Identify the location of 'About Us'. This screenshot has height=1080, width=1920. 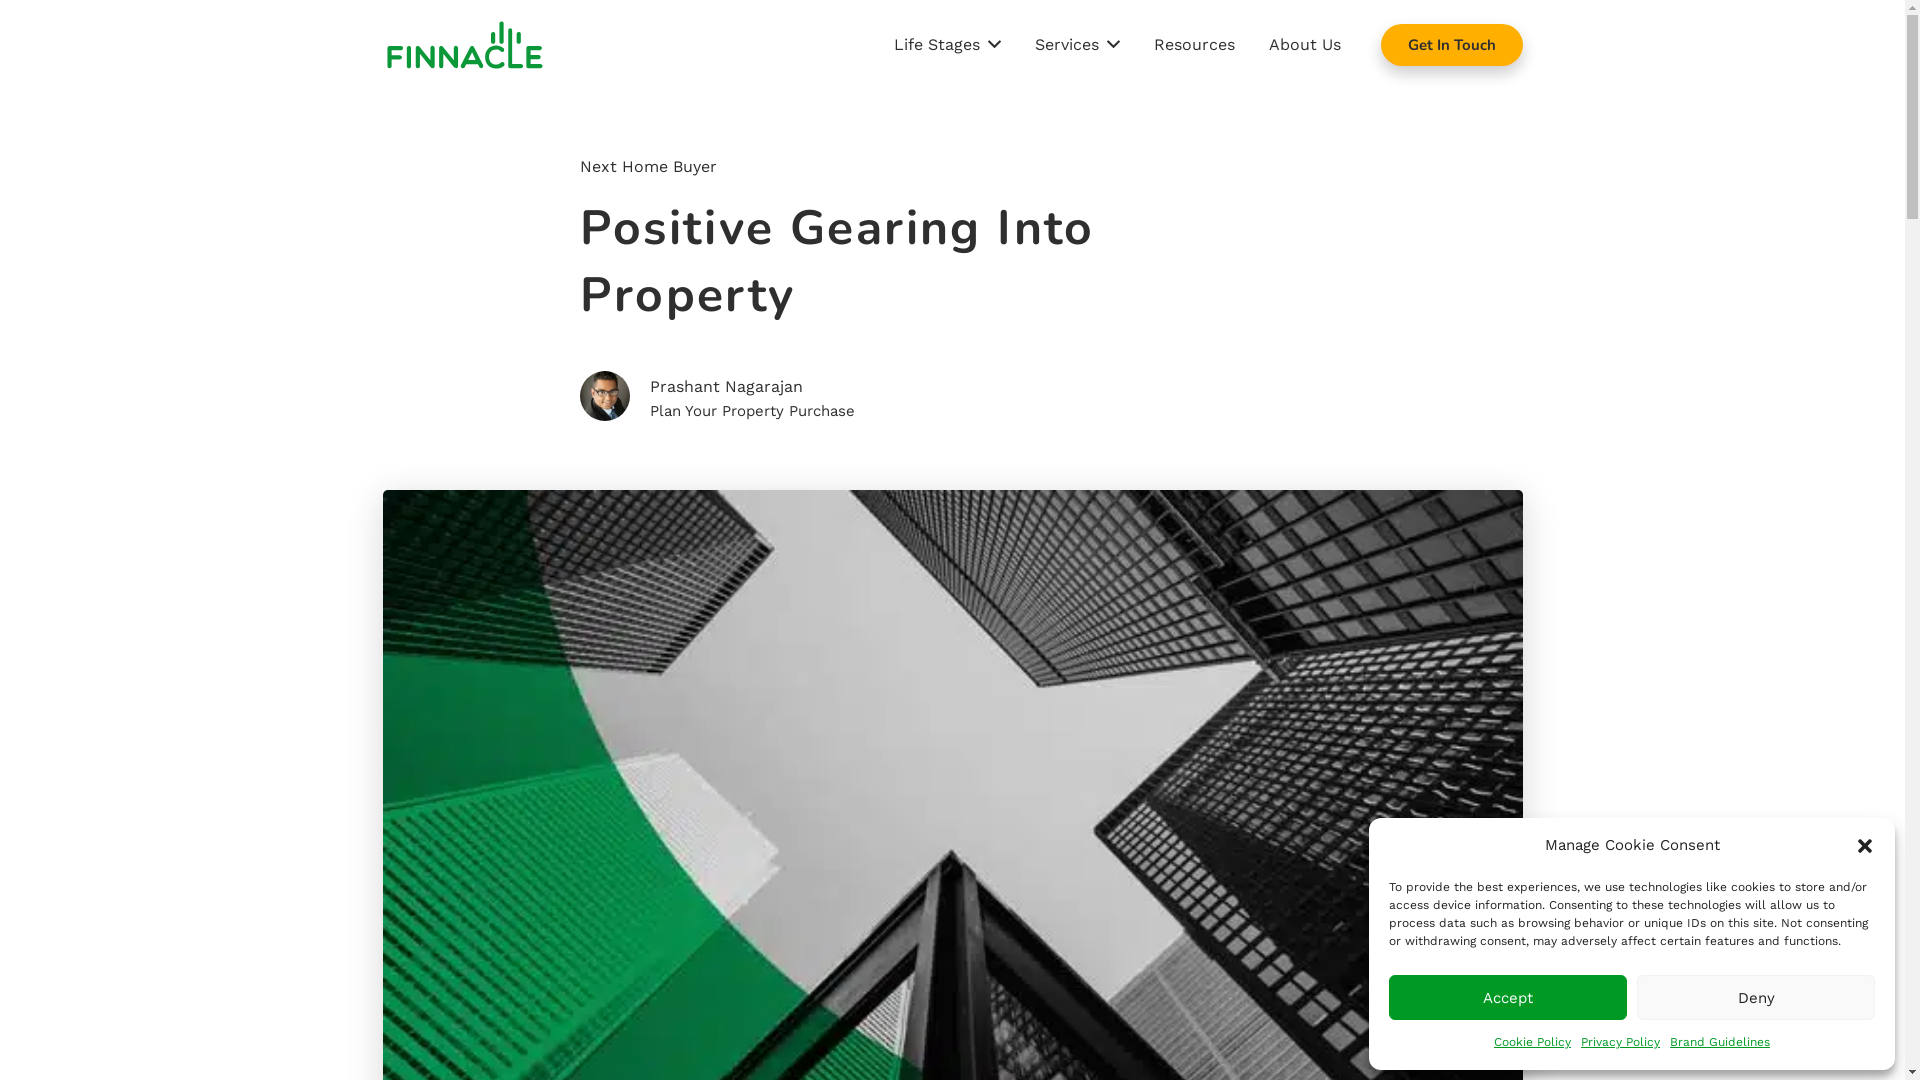
(1305, 45).